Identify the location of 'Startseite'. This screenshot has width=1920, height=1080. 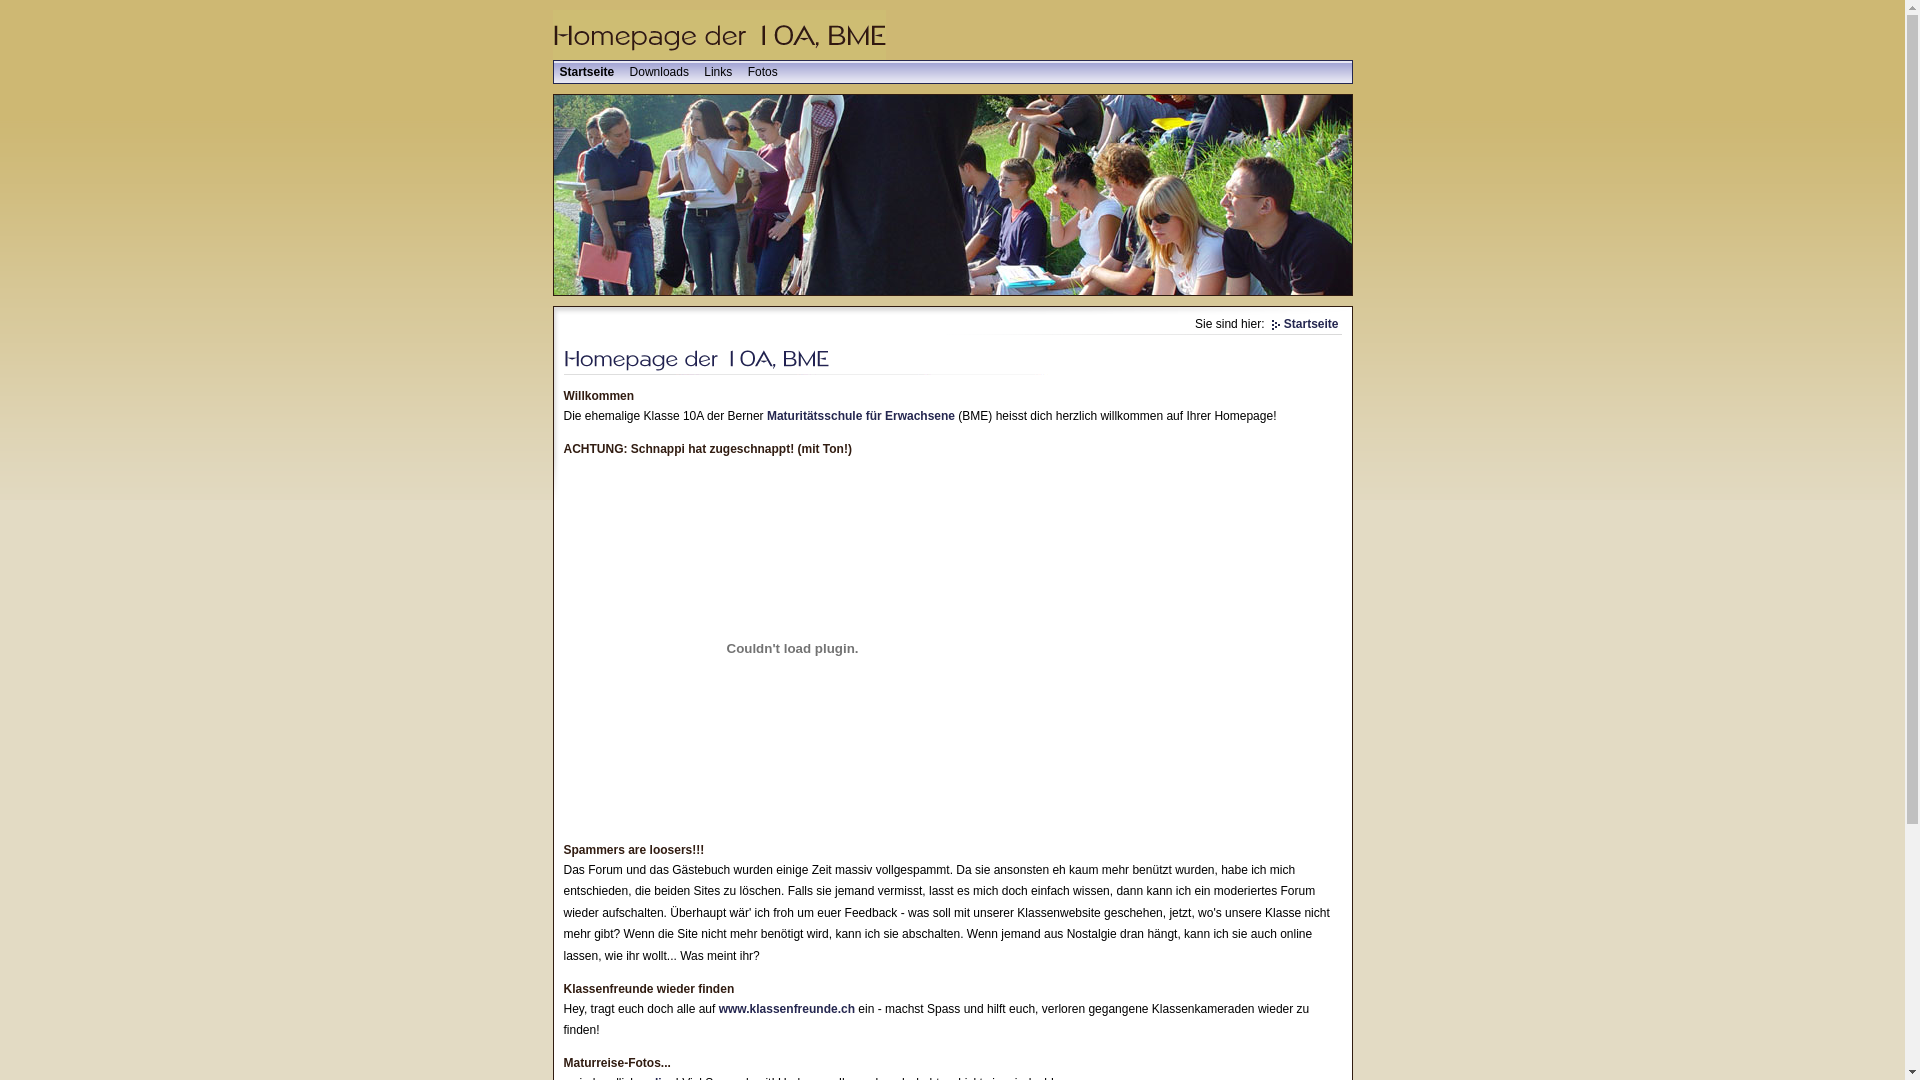
(1305, 323).